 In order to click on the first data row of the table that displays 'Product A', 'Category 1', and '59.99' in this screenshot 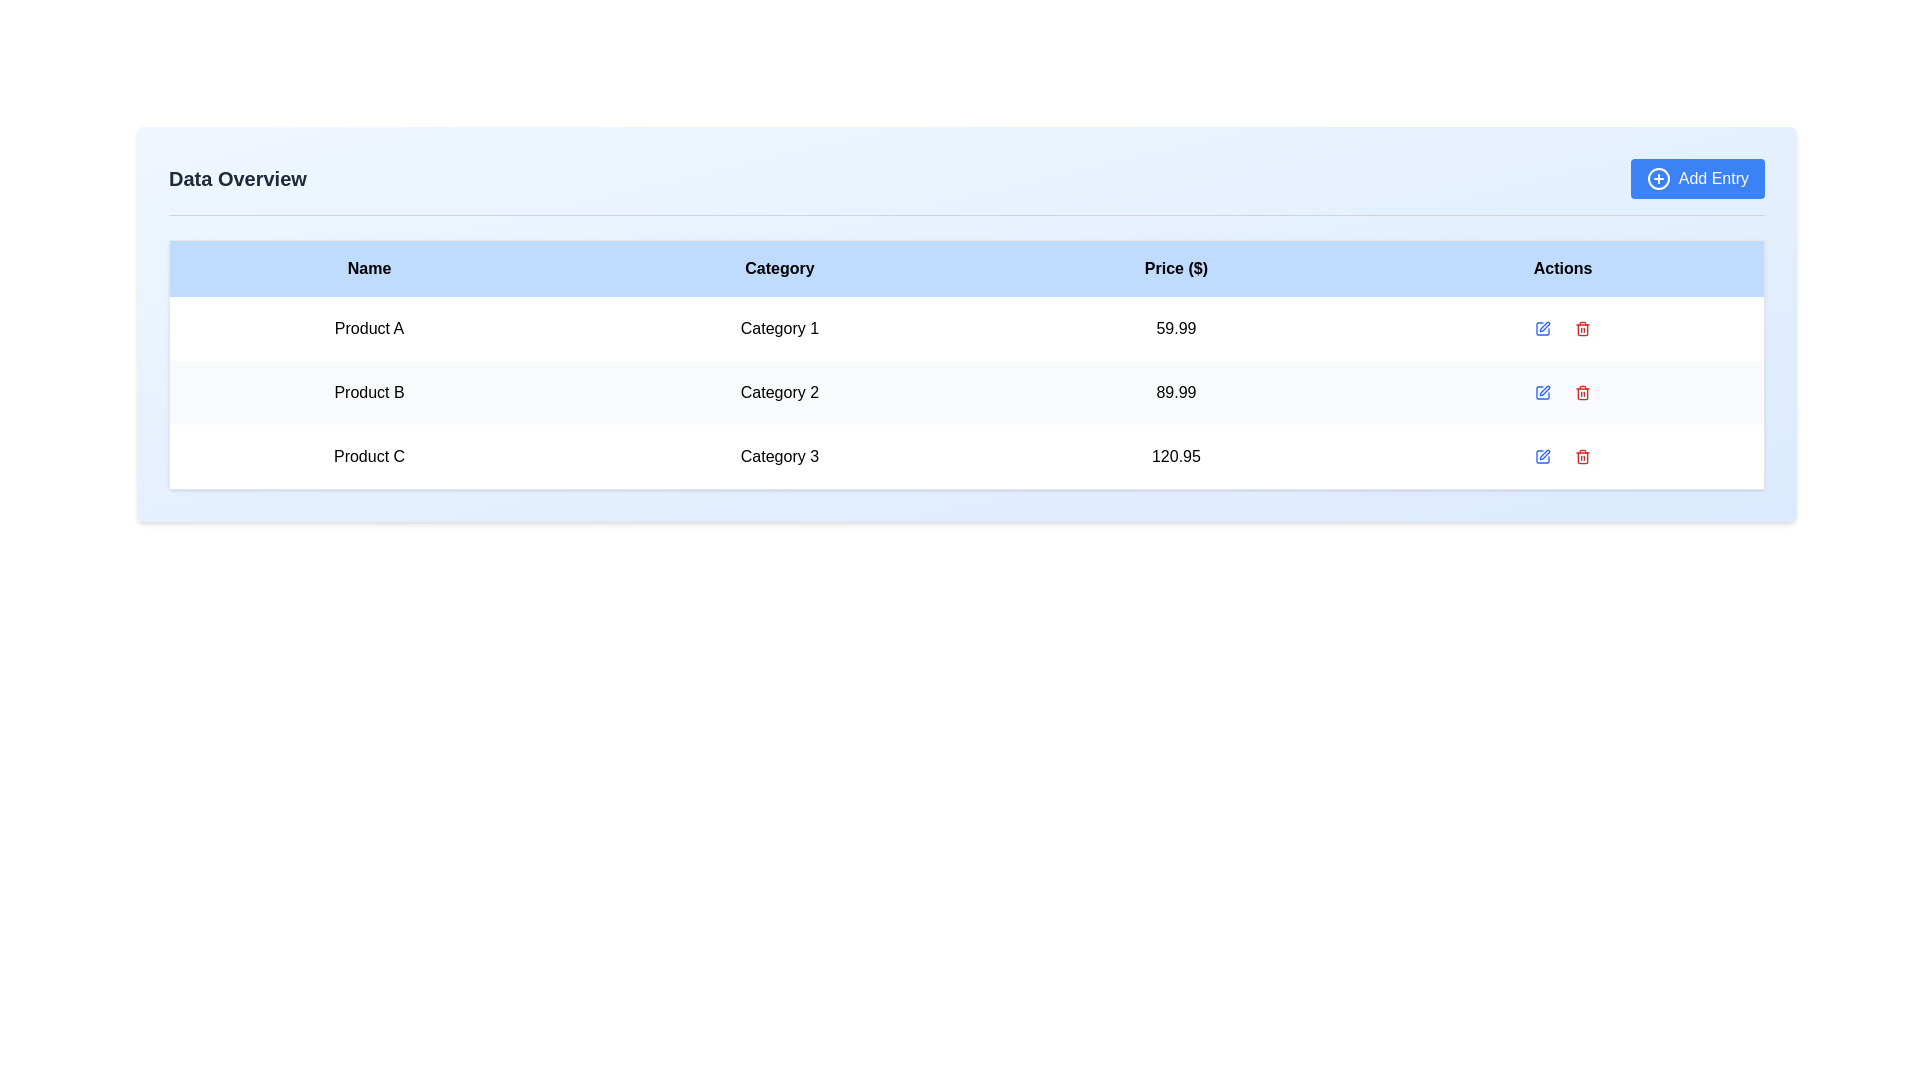, I will do `click(966, 327)`.